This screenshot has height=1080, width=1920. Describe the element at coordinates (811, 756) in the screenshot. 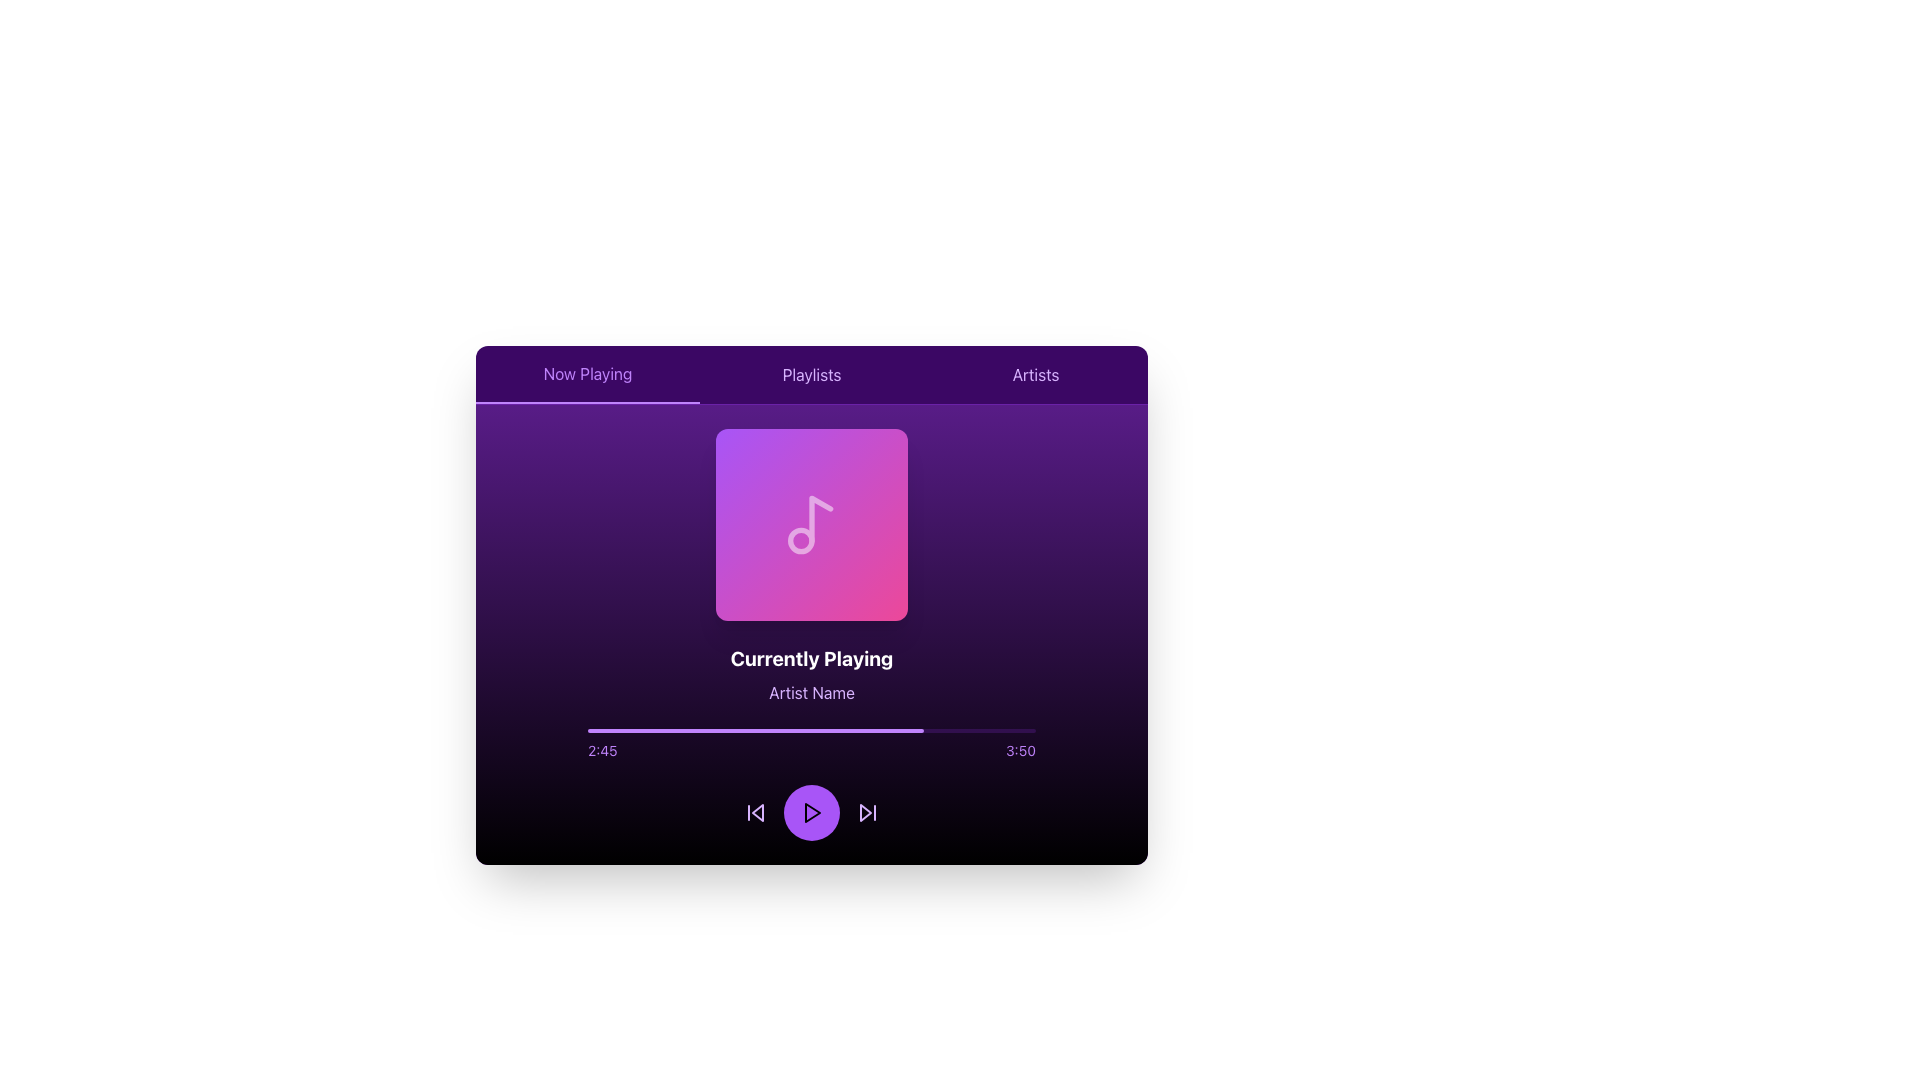

I see `the playback progress indicator on the progress bar, which is centrally located below the 'Currently Playing' label` at that location.